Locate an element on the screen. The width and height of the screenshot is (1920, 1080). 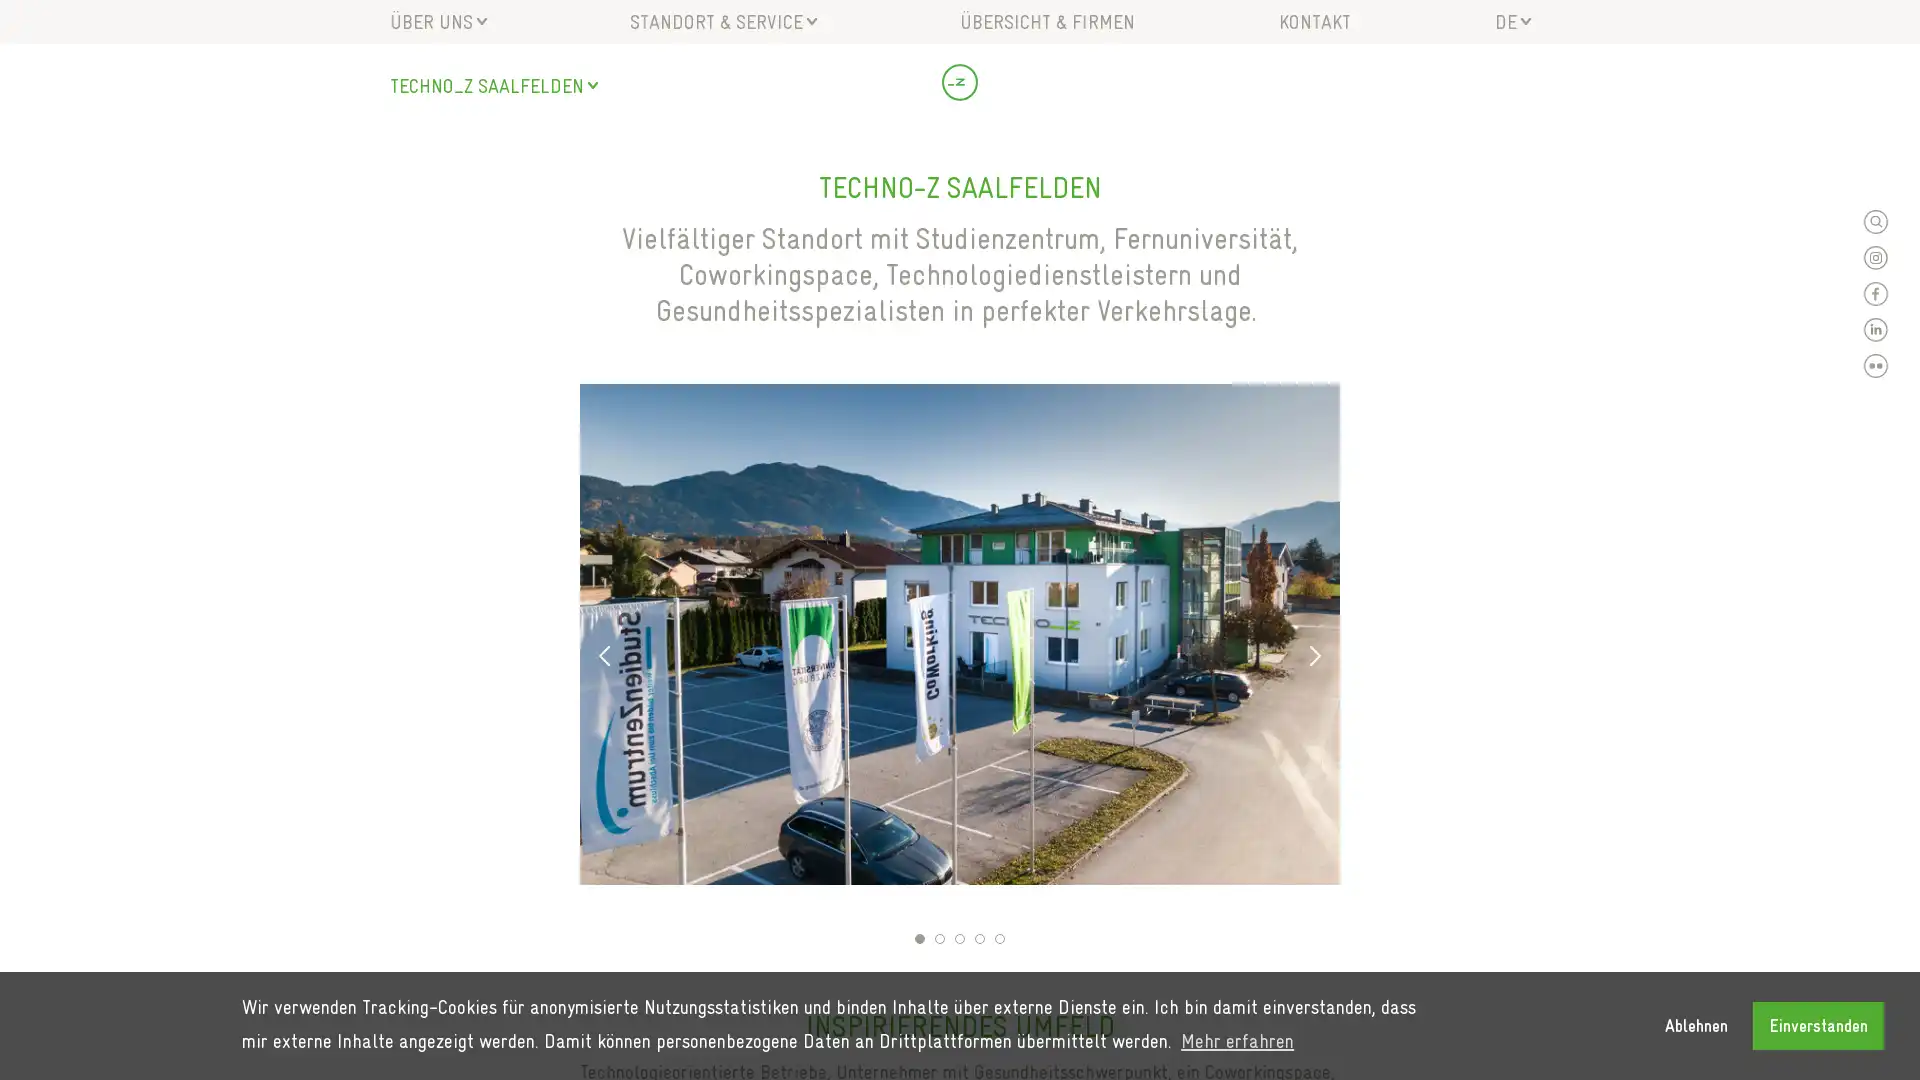
deny cookies is located at coordinates (1694, 1025).